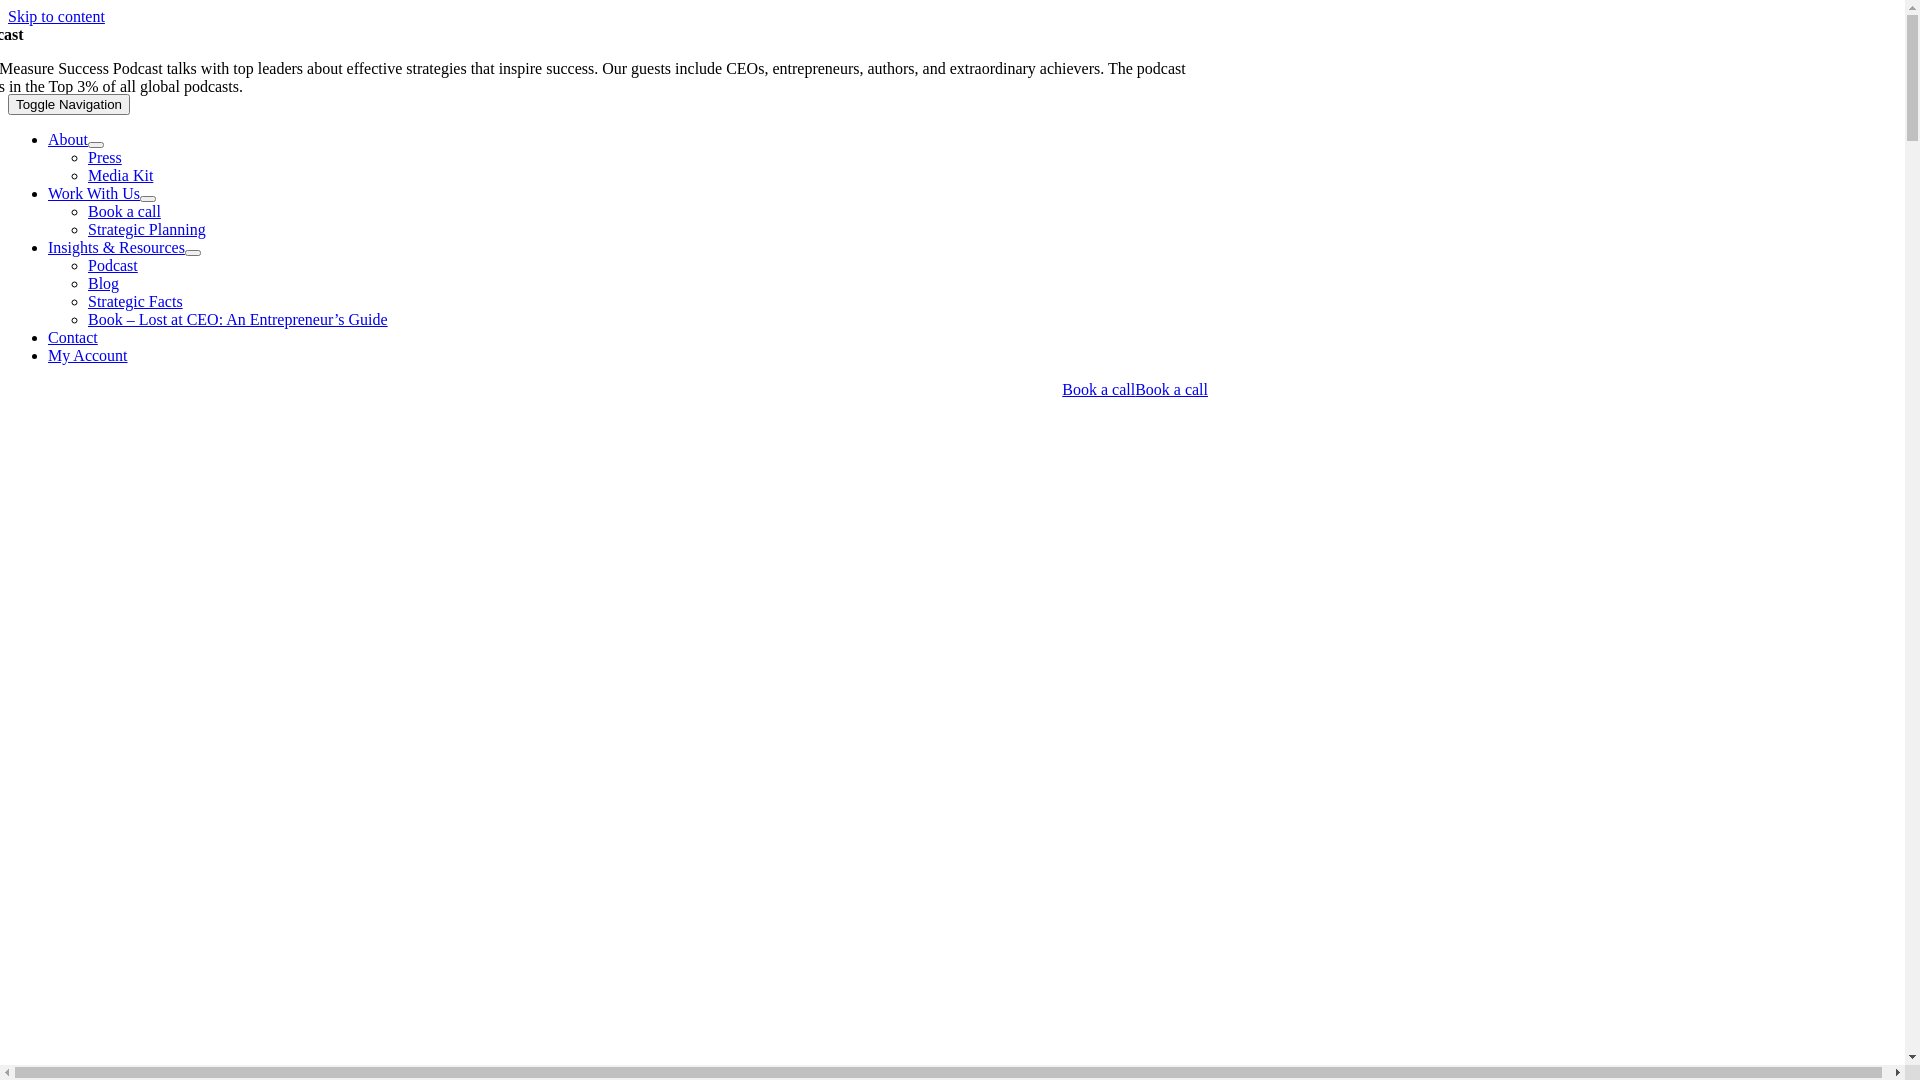 The height and width of the screenshot is (1080, 1920). Describe the element at coordinates (67, 138) in the screenshot. I see `'About'` at that location.